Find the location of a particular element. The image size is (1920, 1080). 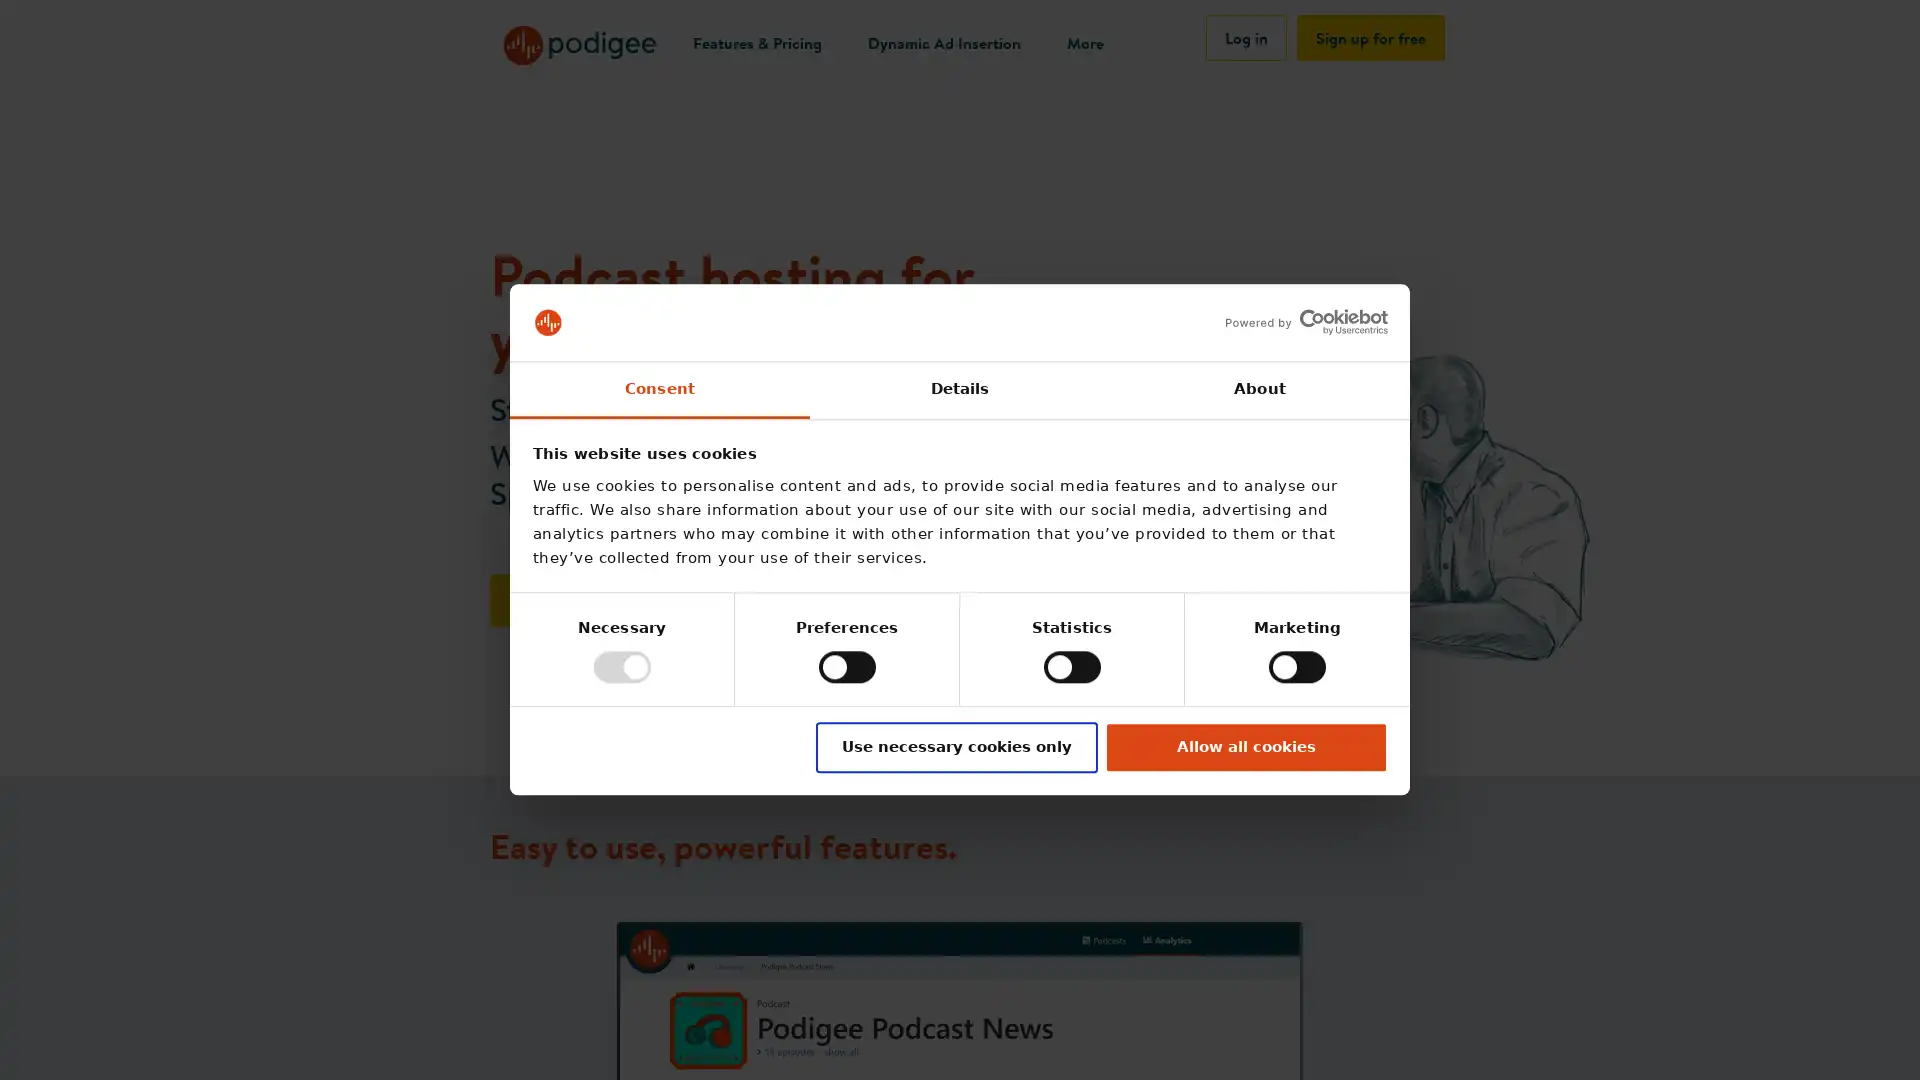

Allow all cookies is located at coordinates (1245, 747).